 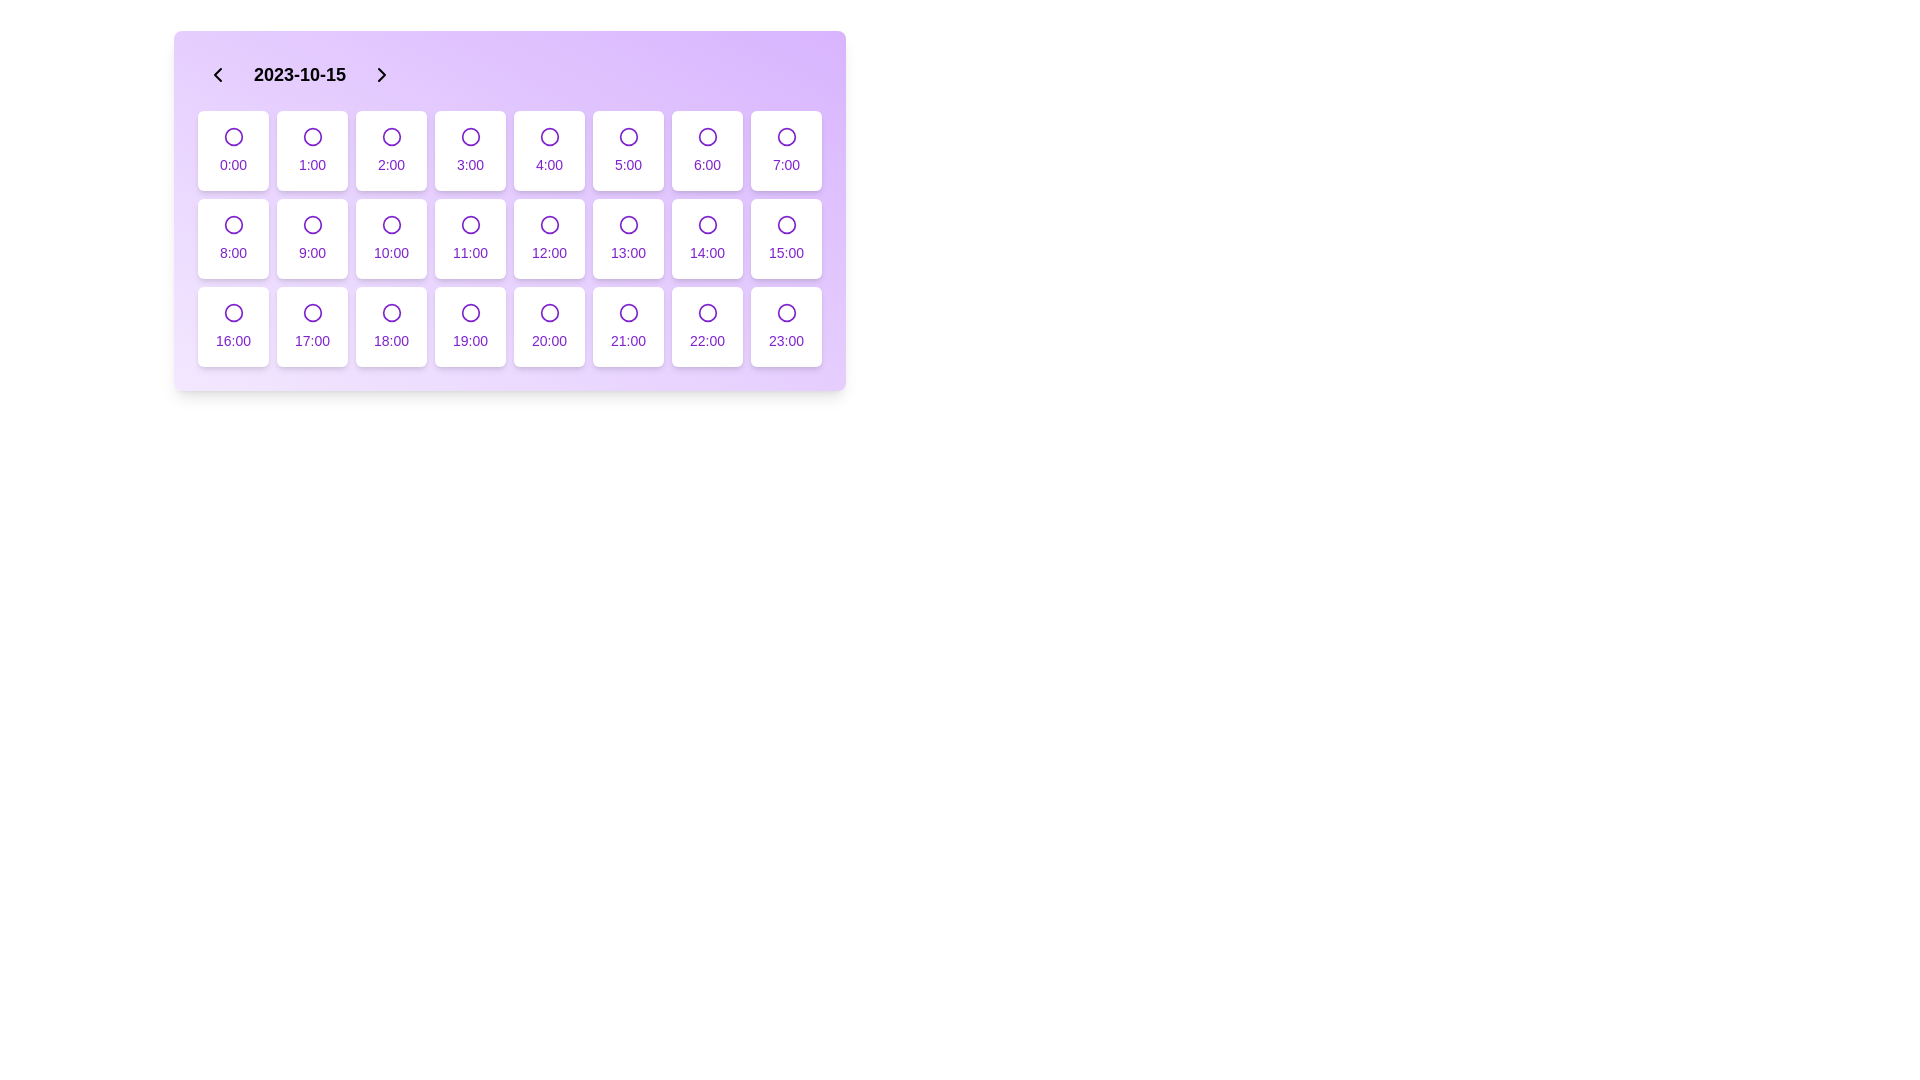 I want to click on the leftward pointing chevron icon located on the left side of the navigation area, so click(x=217, y=73).